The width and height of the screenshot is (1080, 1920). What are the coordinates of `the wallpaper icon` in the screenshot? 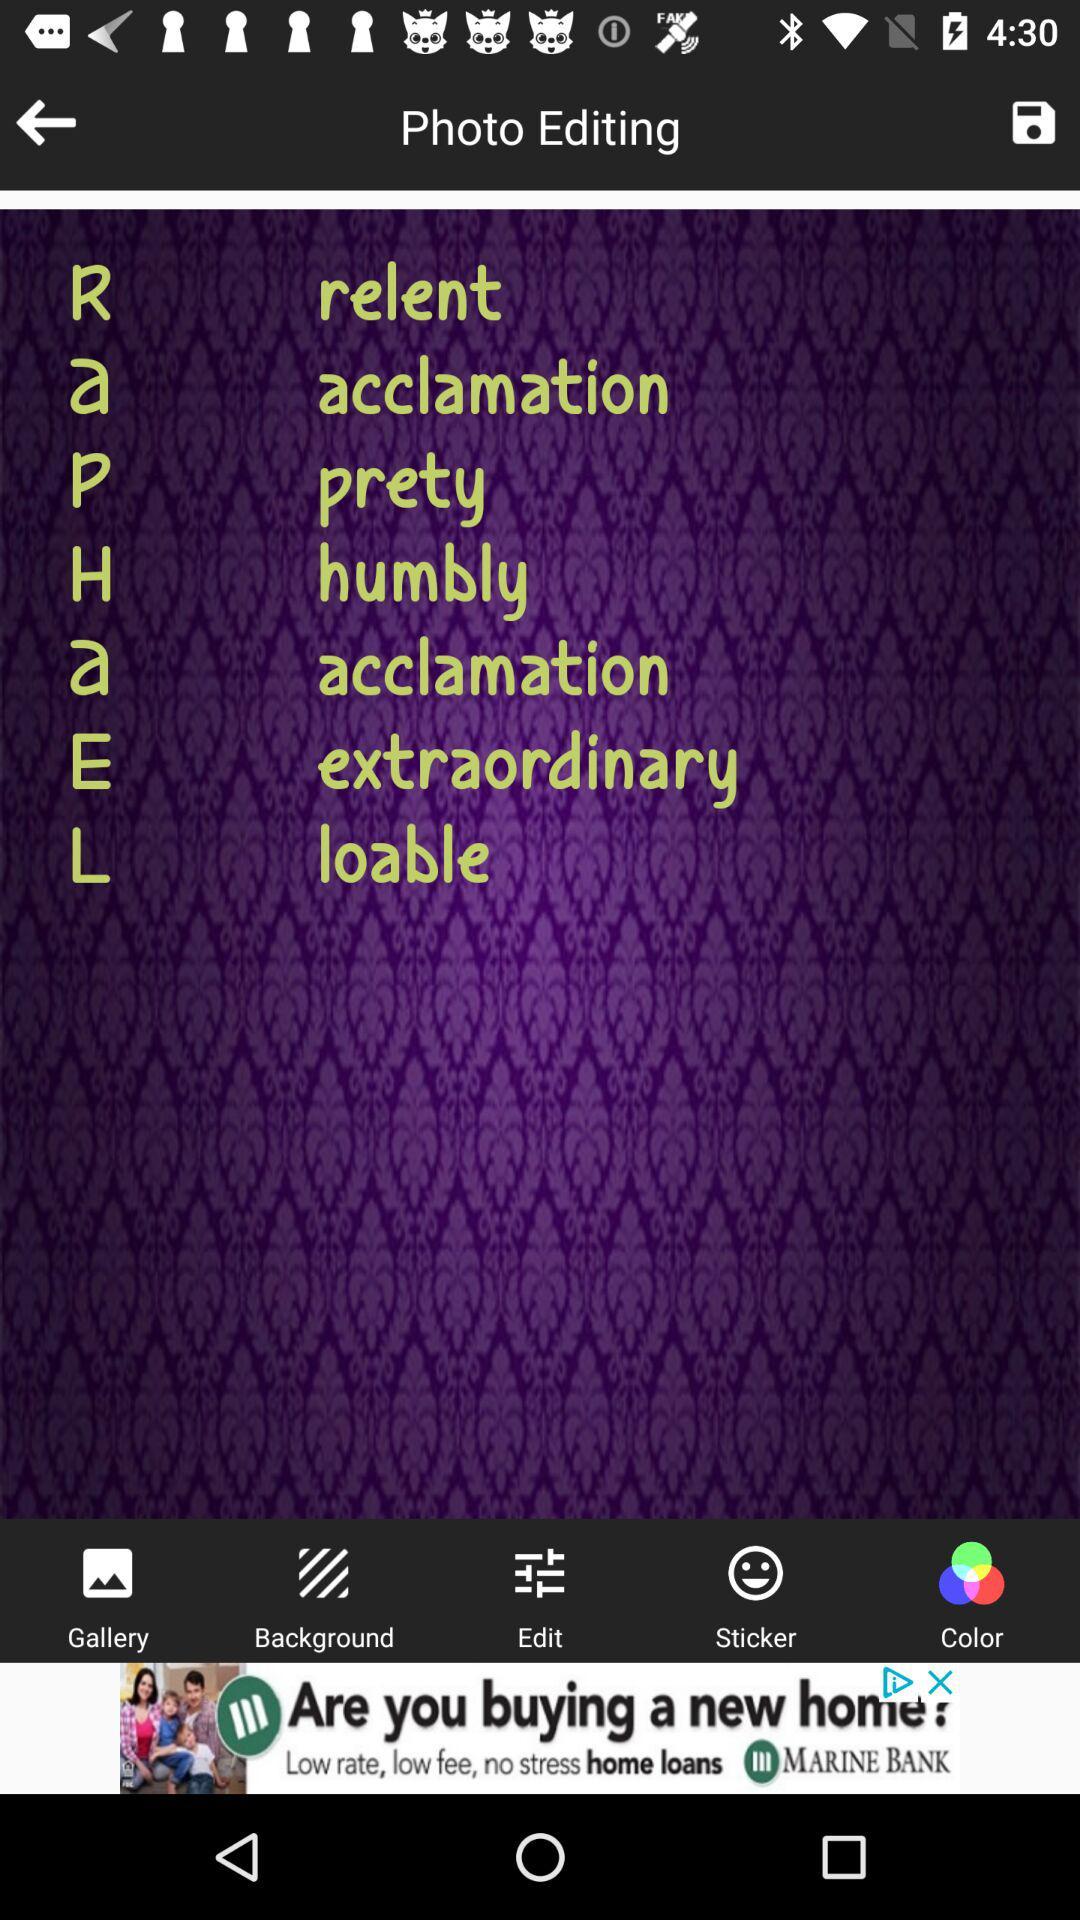 It's located at (107, 1572).